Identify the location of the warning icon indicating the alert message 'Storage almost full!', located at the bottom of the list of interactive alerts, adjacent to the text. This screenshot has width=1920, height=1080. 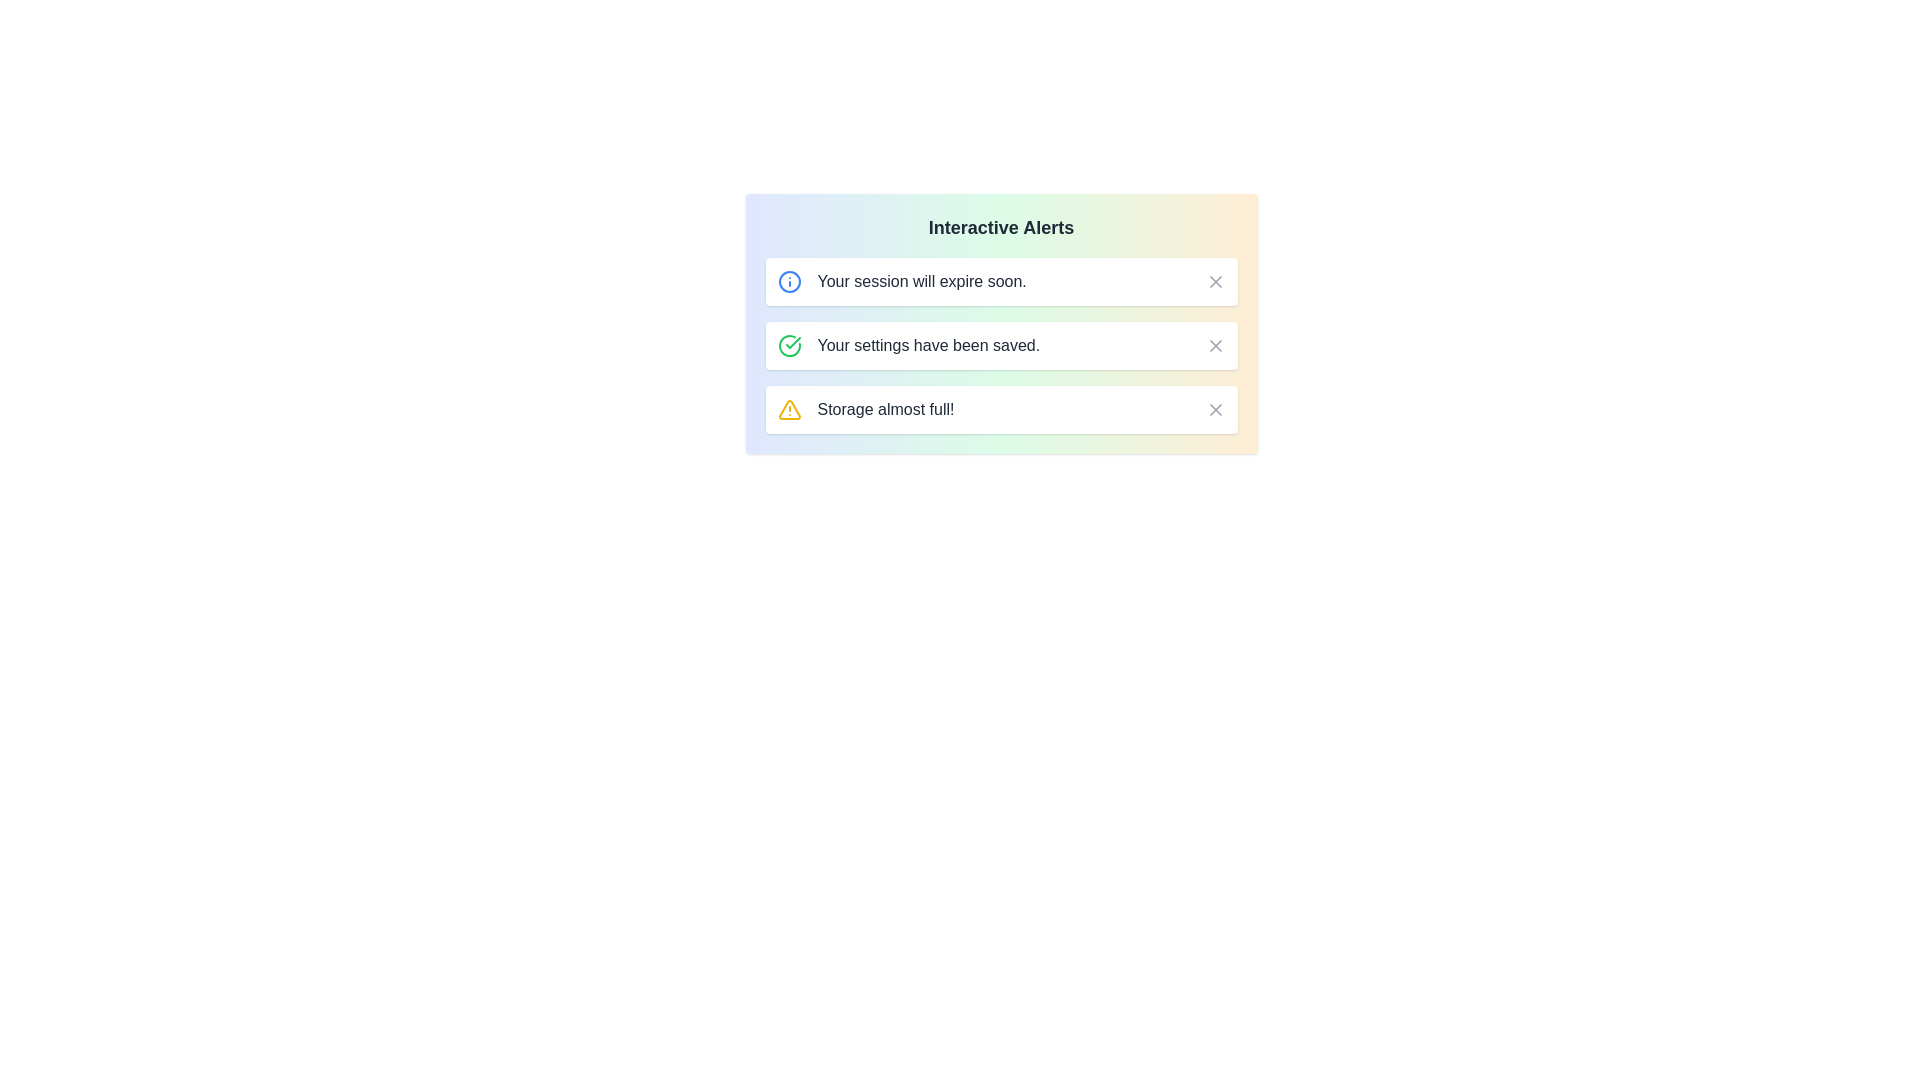
(788, 408).